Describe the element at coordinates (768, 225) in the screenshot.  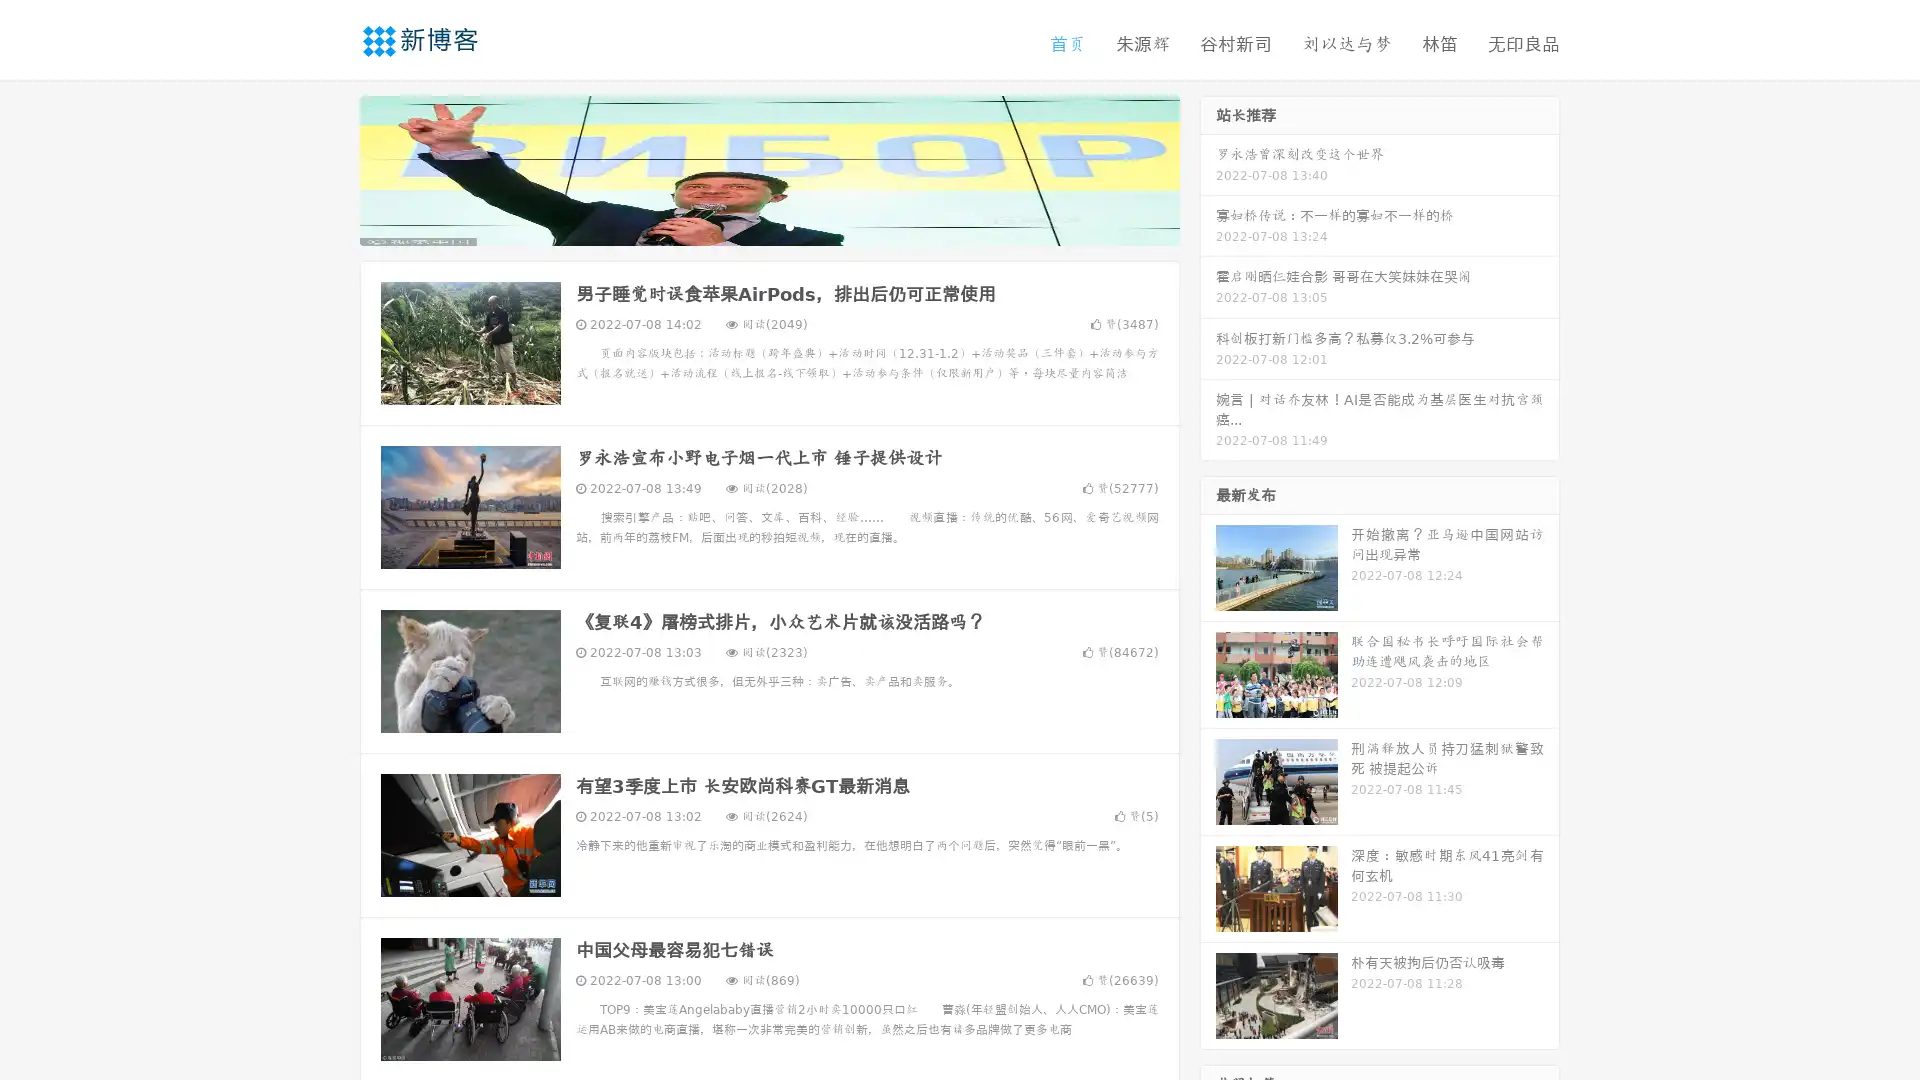
I see `Go to slide 2` at that location.